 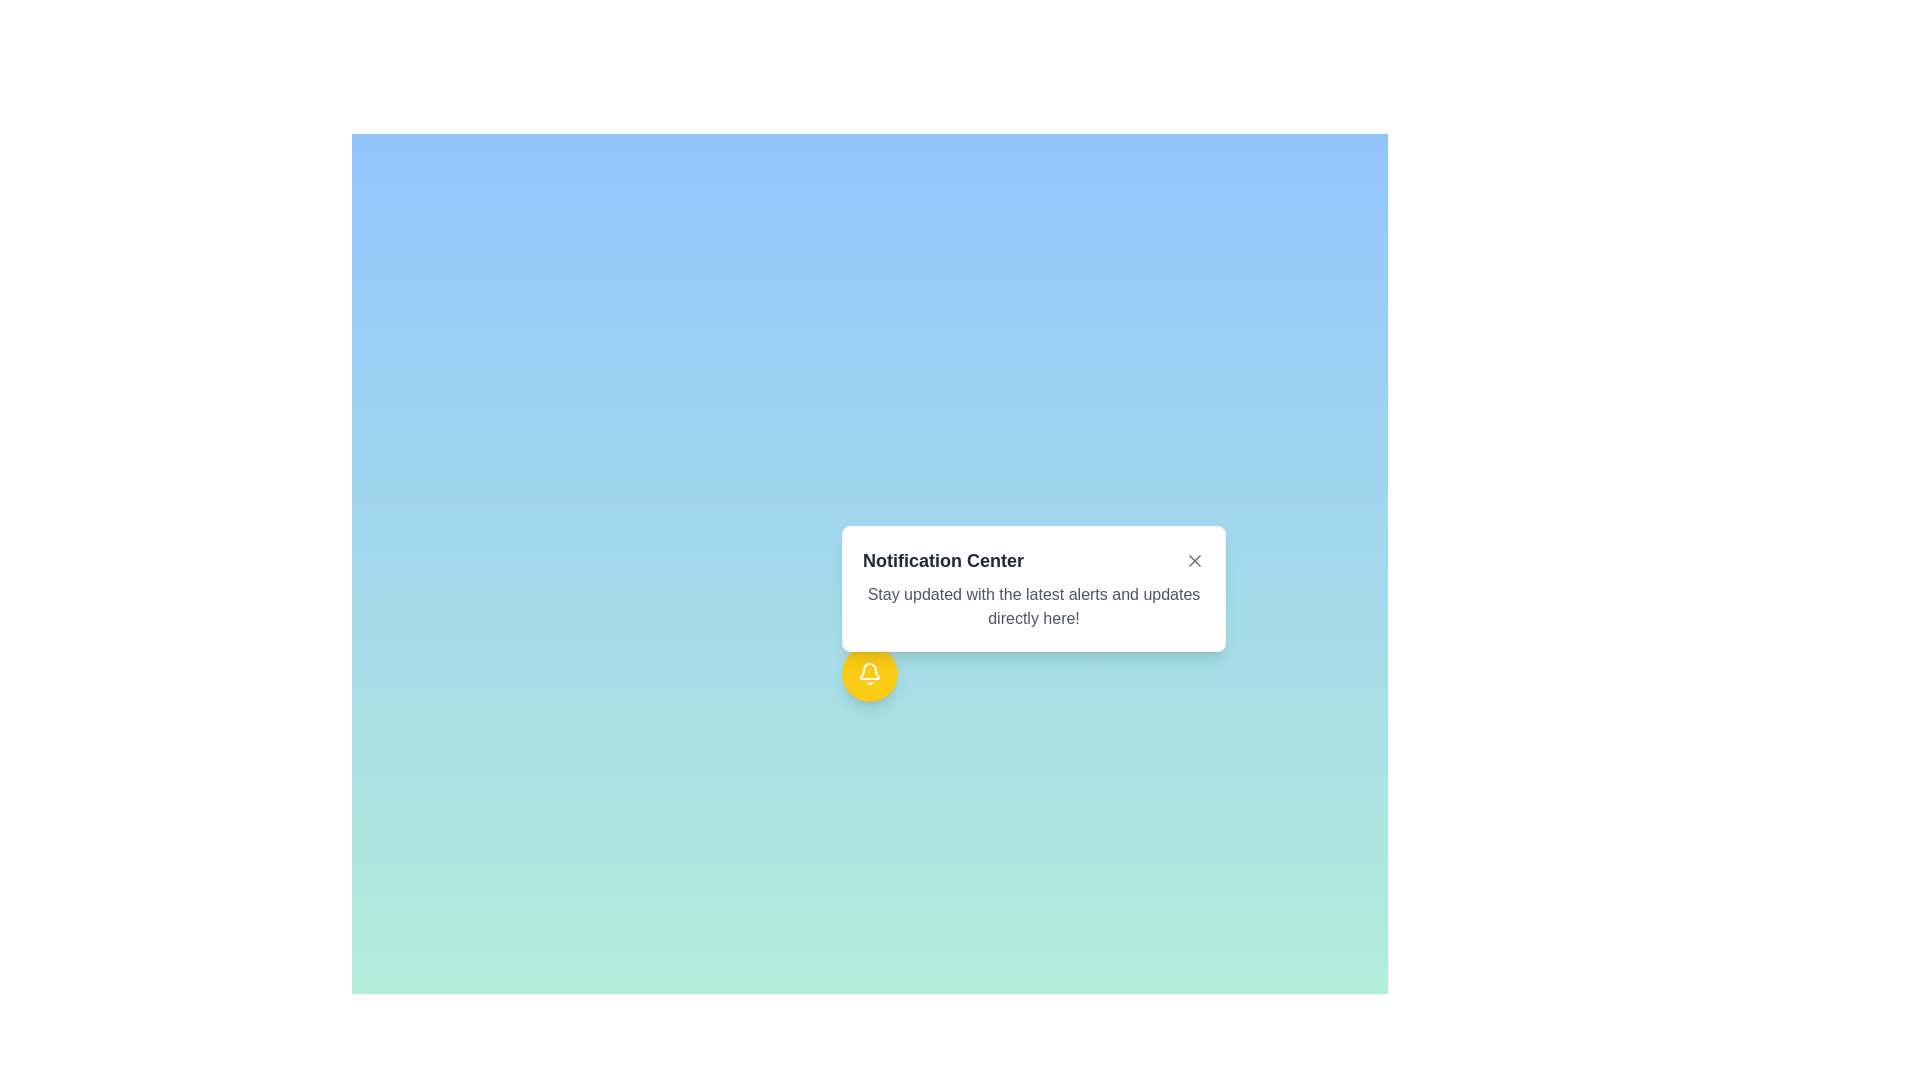 What do you see at coordinates (869, 674) in the screenshot?
I see `the bell icon located within the circular button in the bottom-right corner of the 'Notification Center' bubble to visually represent notifications` at bounding box center [869, 674].